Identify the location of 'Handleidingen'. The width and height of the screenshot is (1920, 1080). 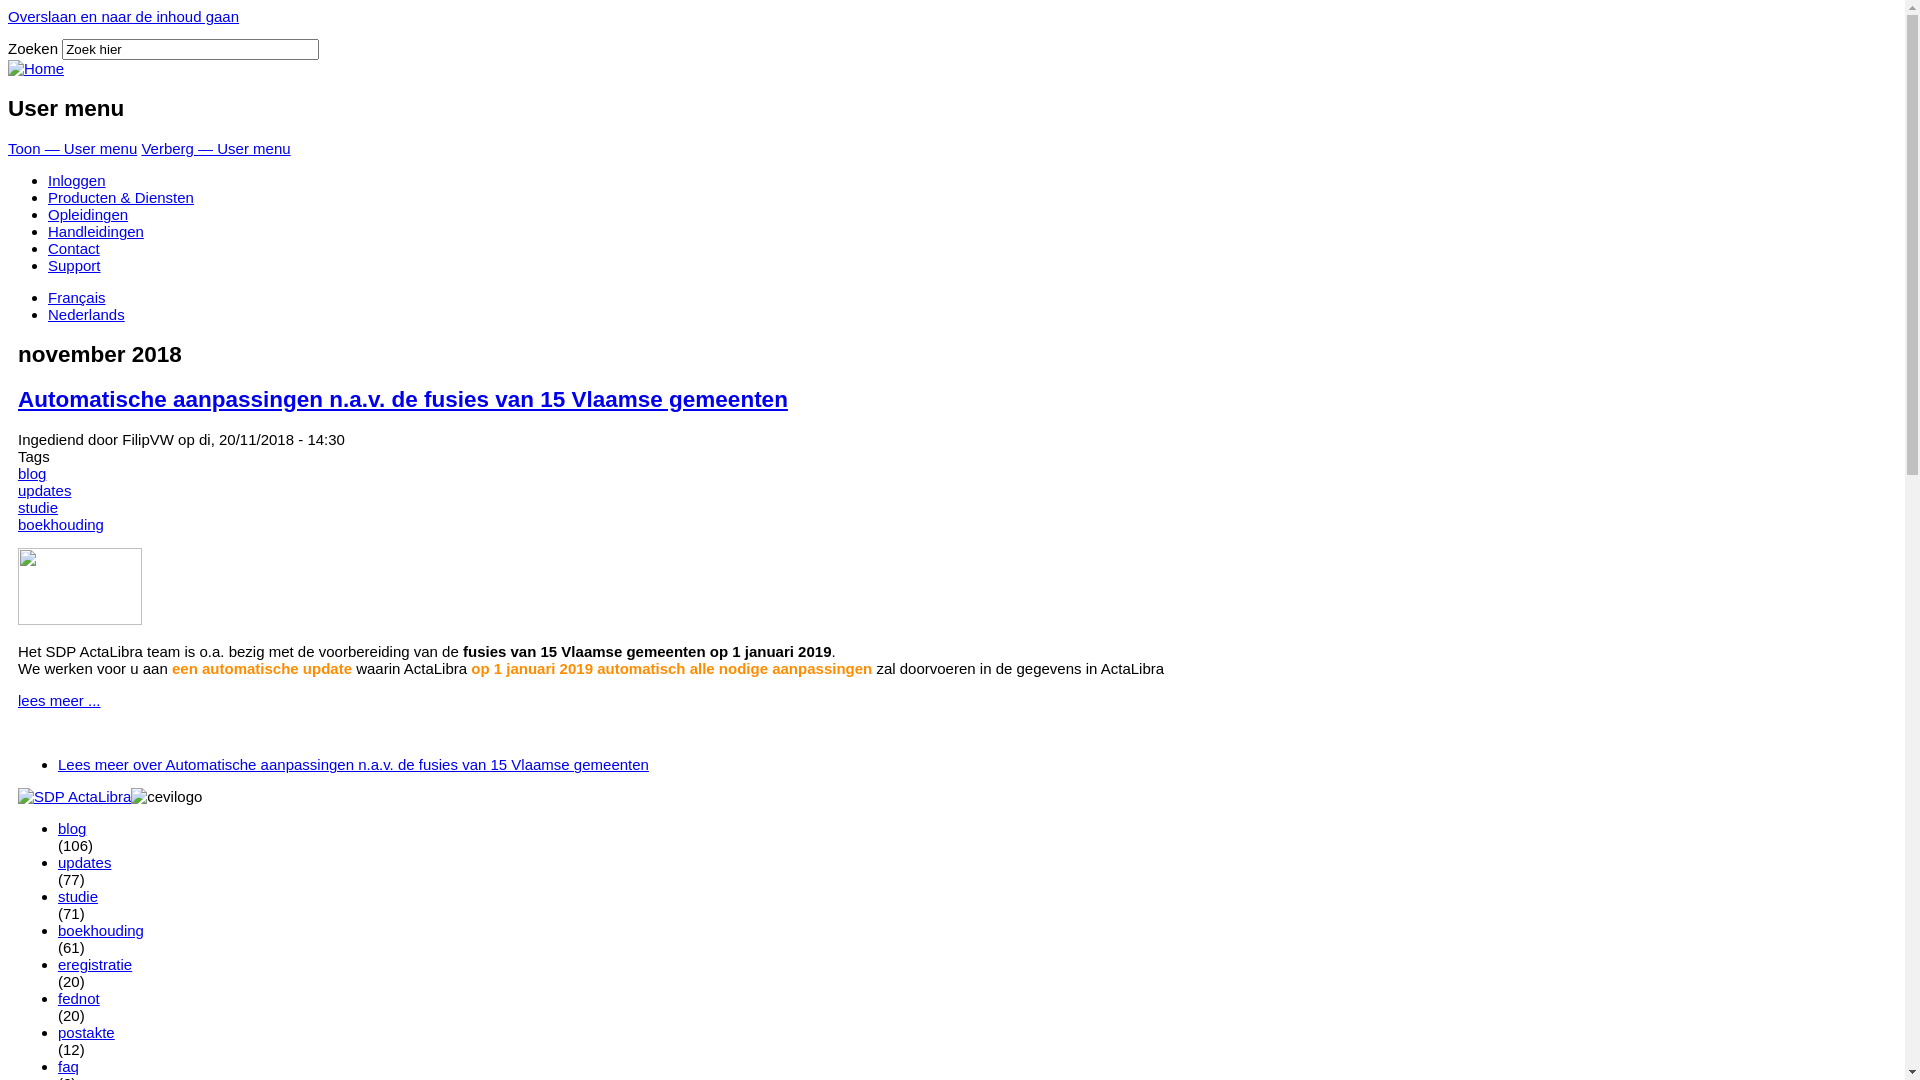
(95, 230).